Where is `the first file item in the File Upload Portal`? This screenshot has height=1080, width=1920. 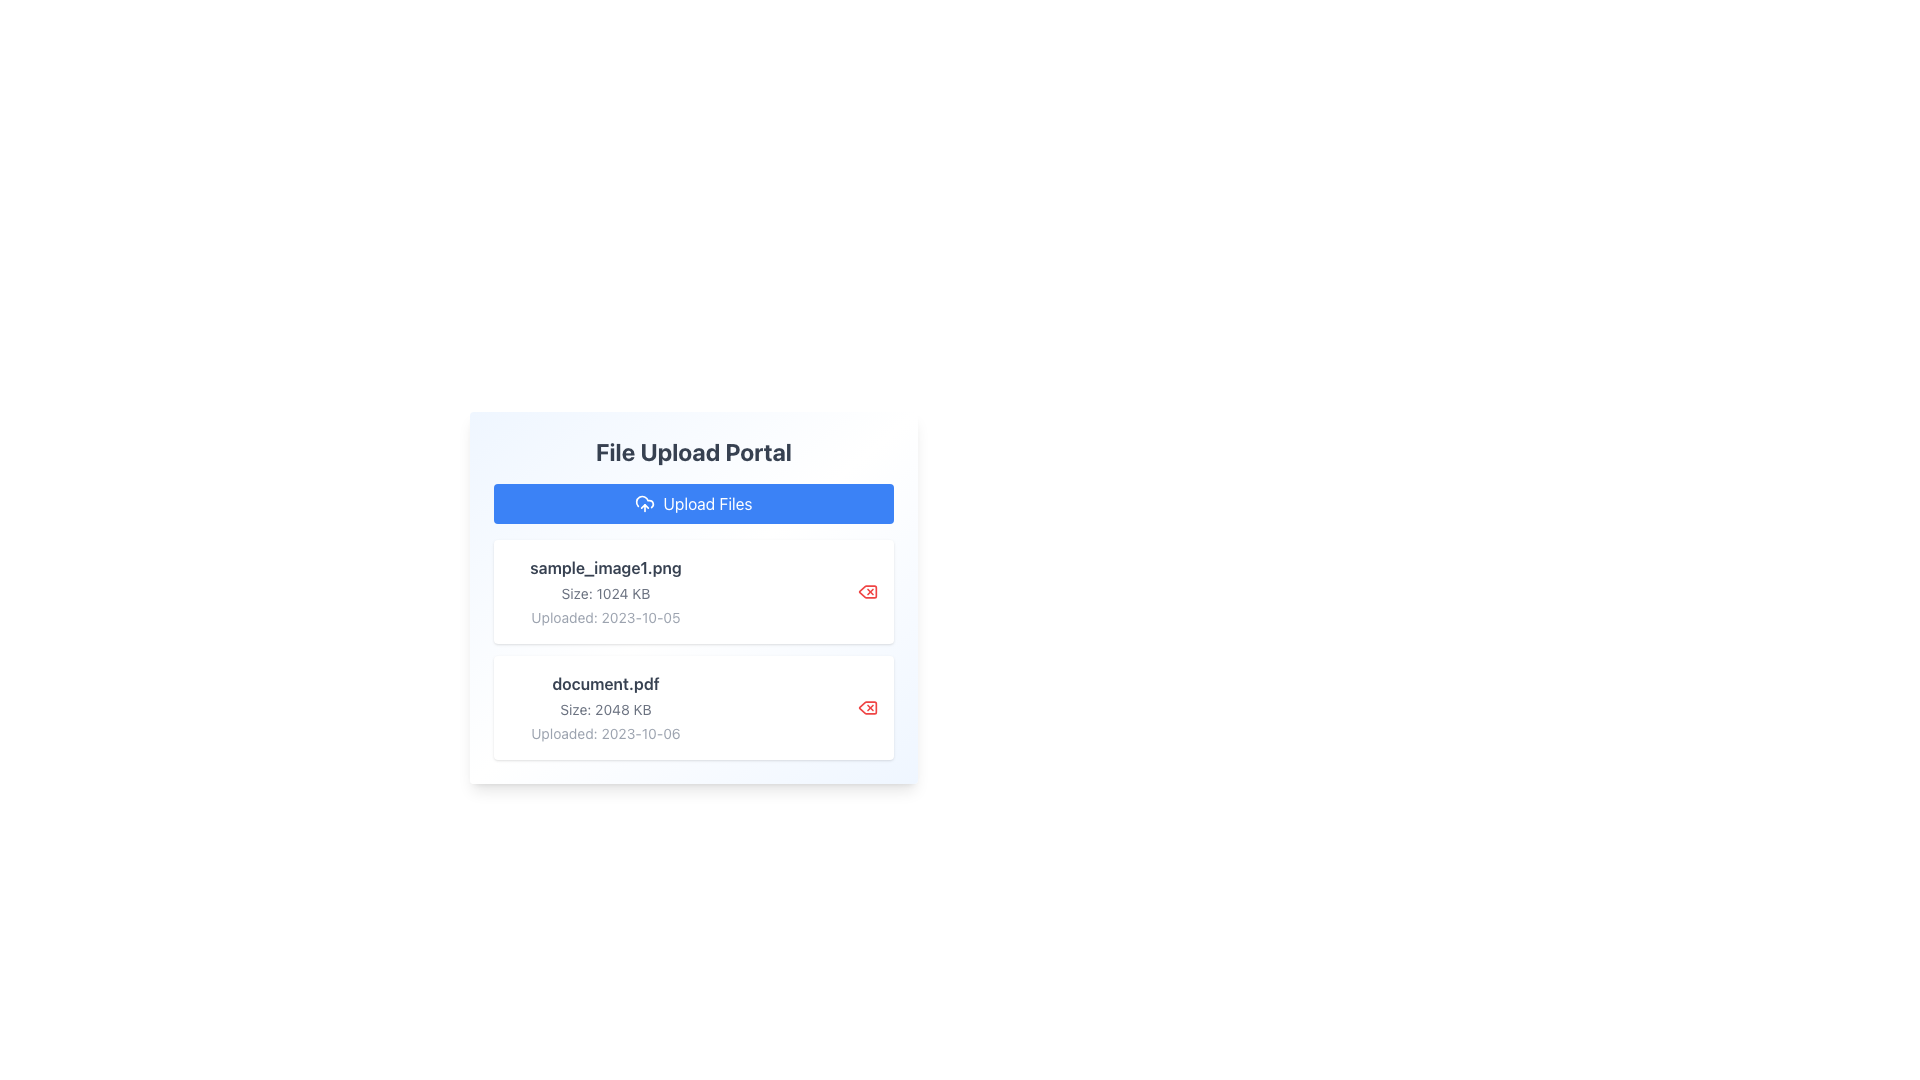
the first file item in the File Upload Portal is located at coordinates (694, 590).